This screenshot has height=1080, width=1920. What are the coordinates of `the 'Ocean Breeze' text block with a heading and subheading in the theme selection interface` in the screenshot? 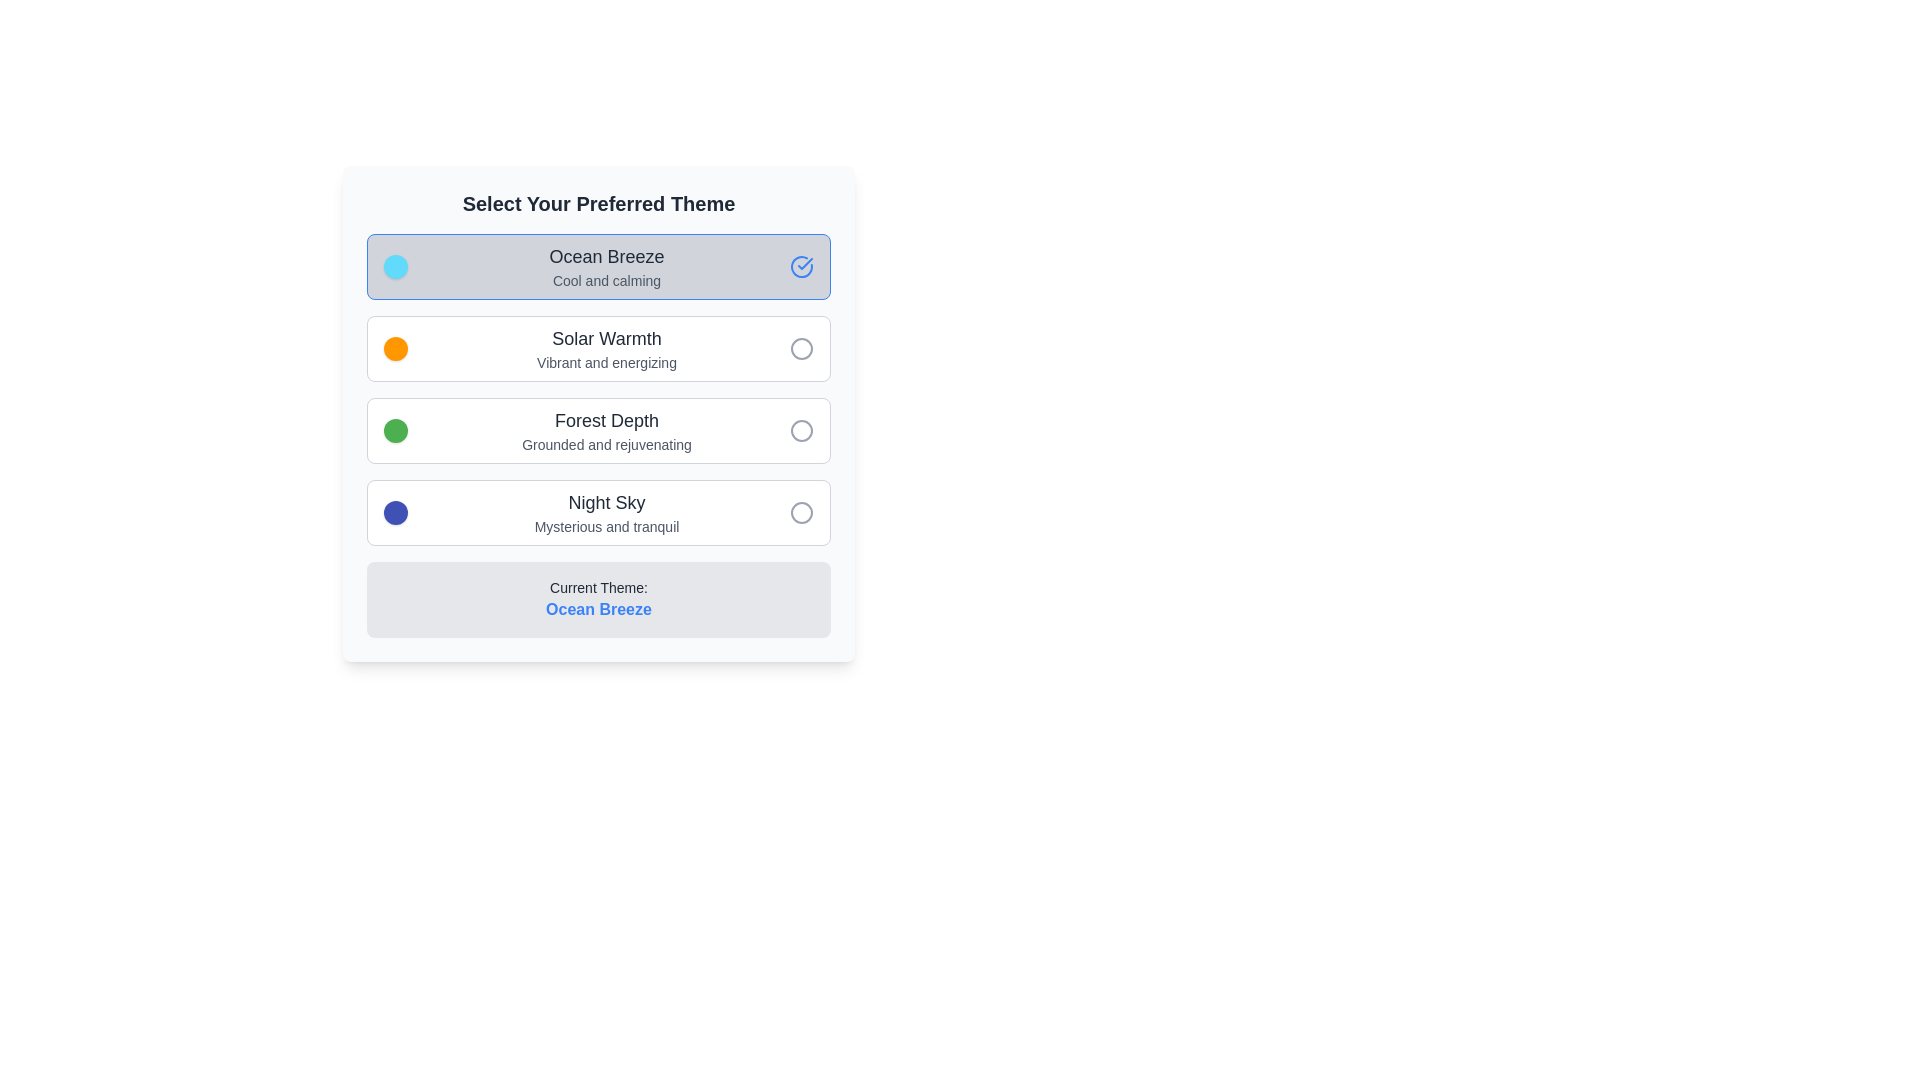 It's located at (605, 265).